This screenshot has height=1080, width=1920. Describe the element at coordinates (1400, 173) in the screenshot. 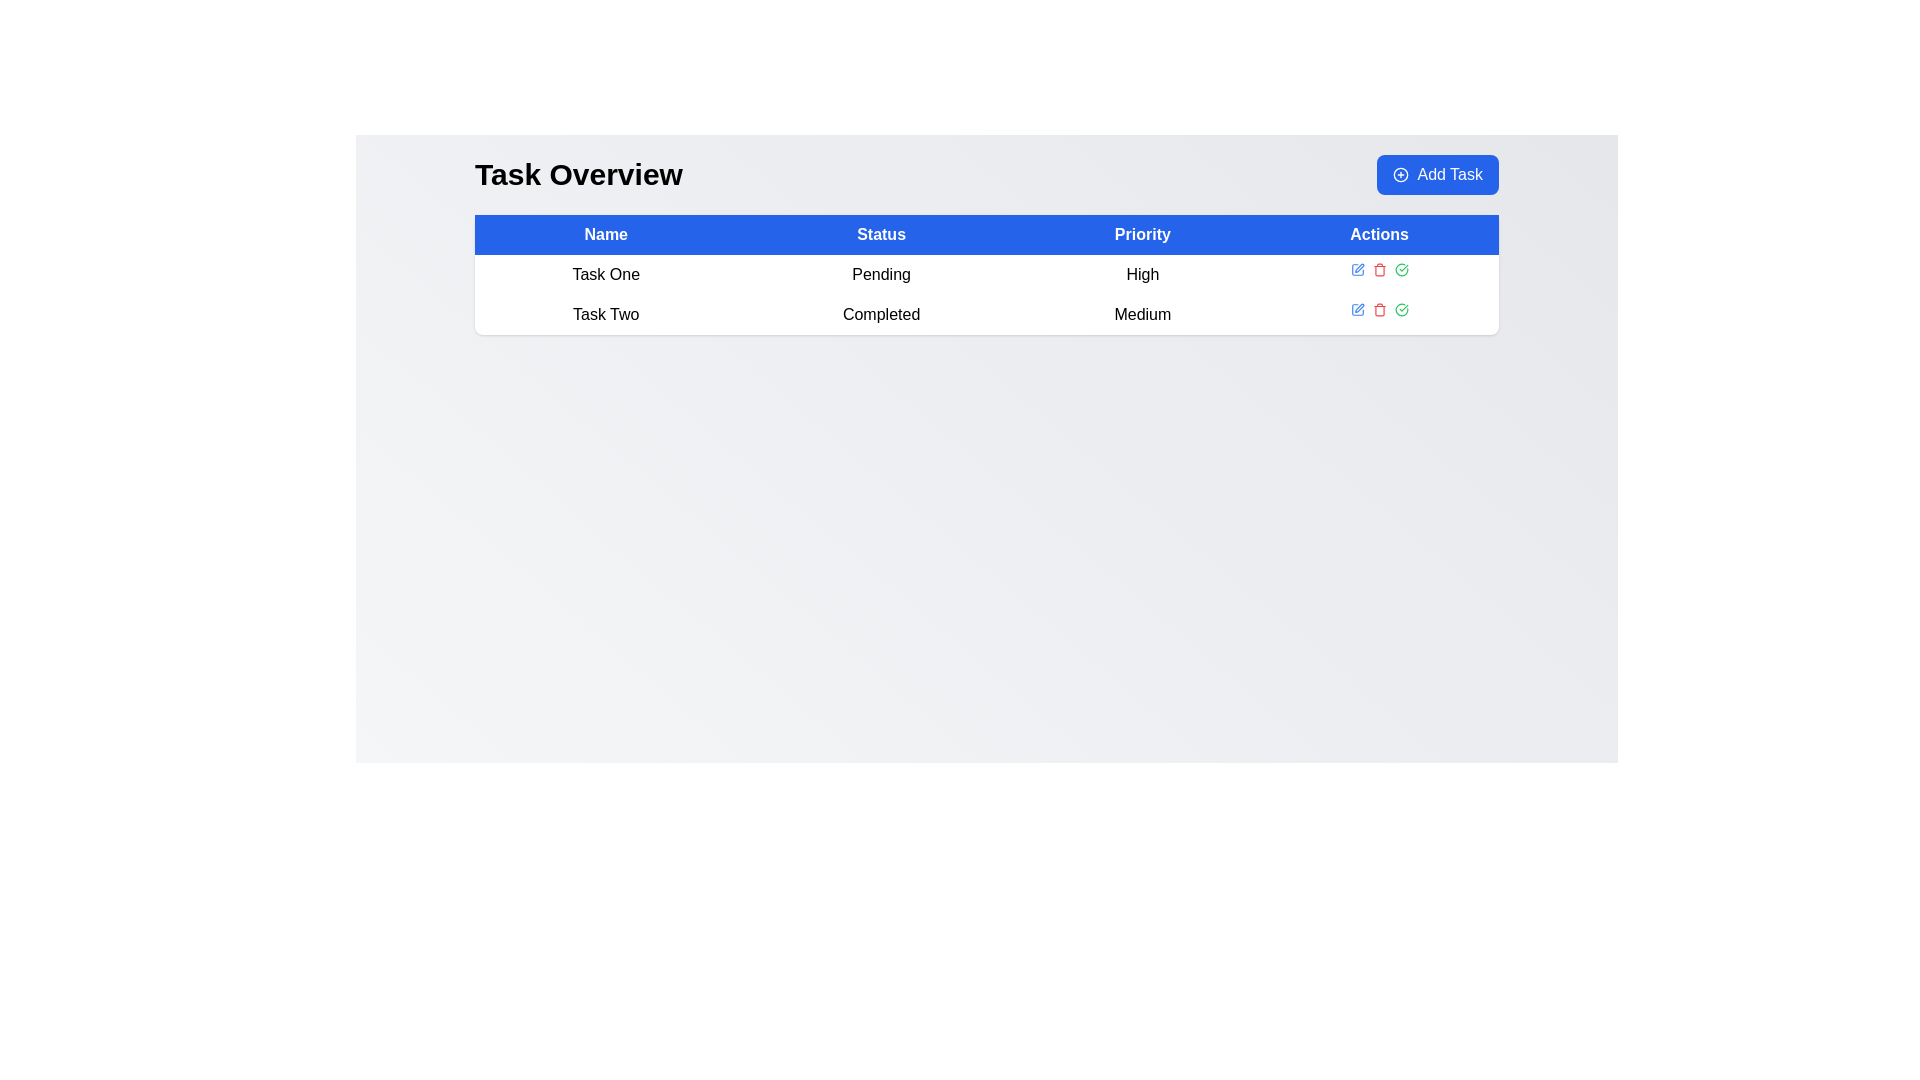

I see `the circular vector graphic element that is part of the 'Add Task' button icon located at the top-right corner of the interface` at that location.